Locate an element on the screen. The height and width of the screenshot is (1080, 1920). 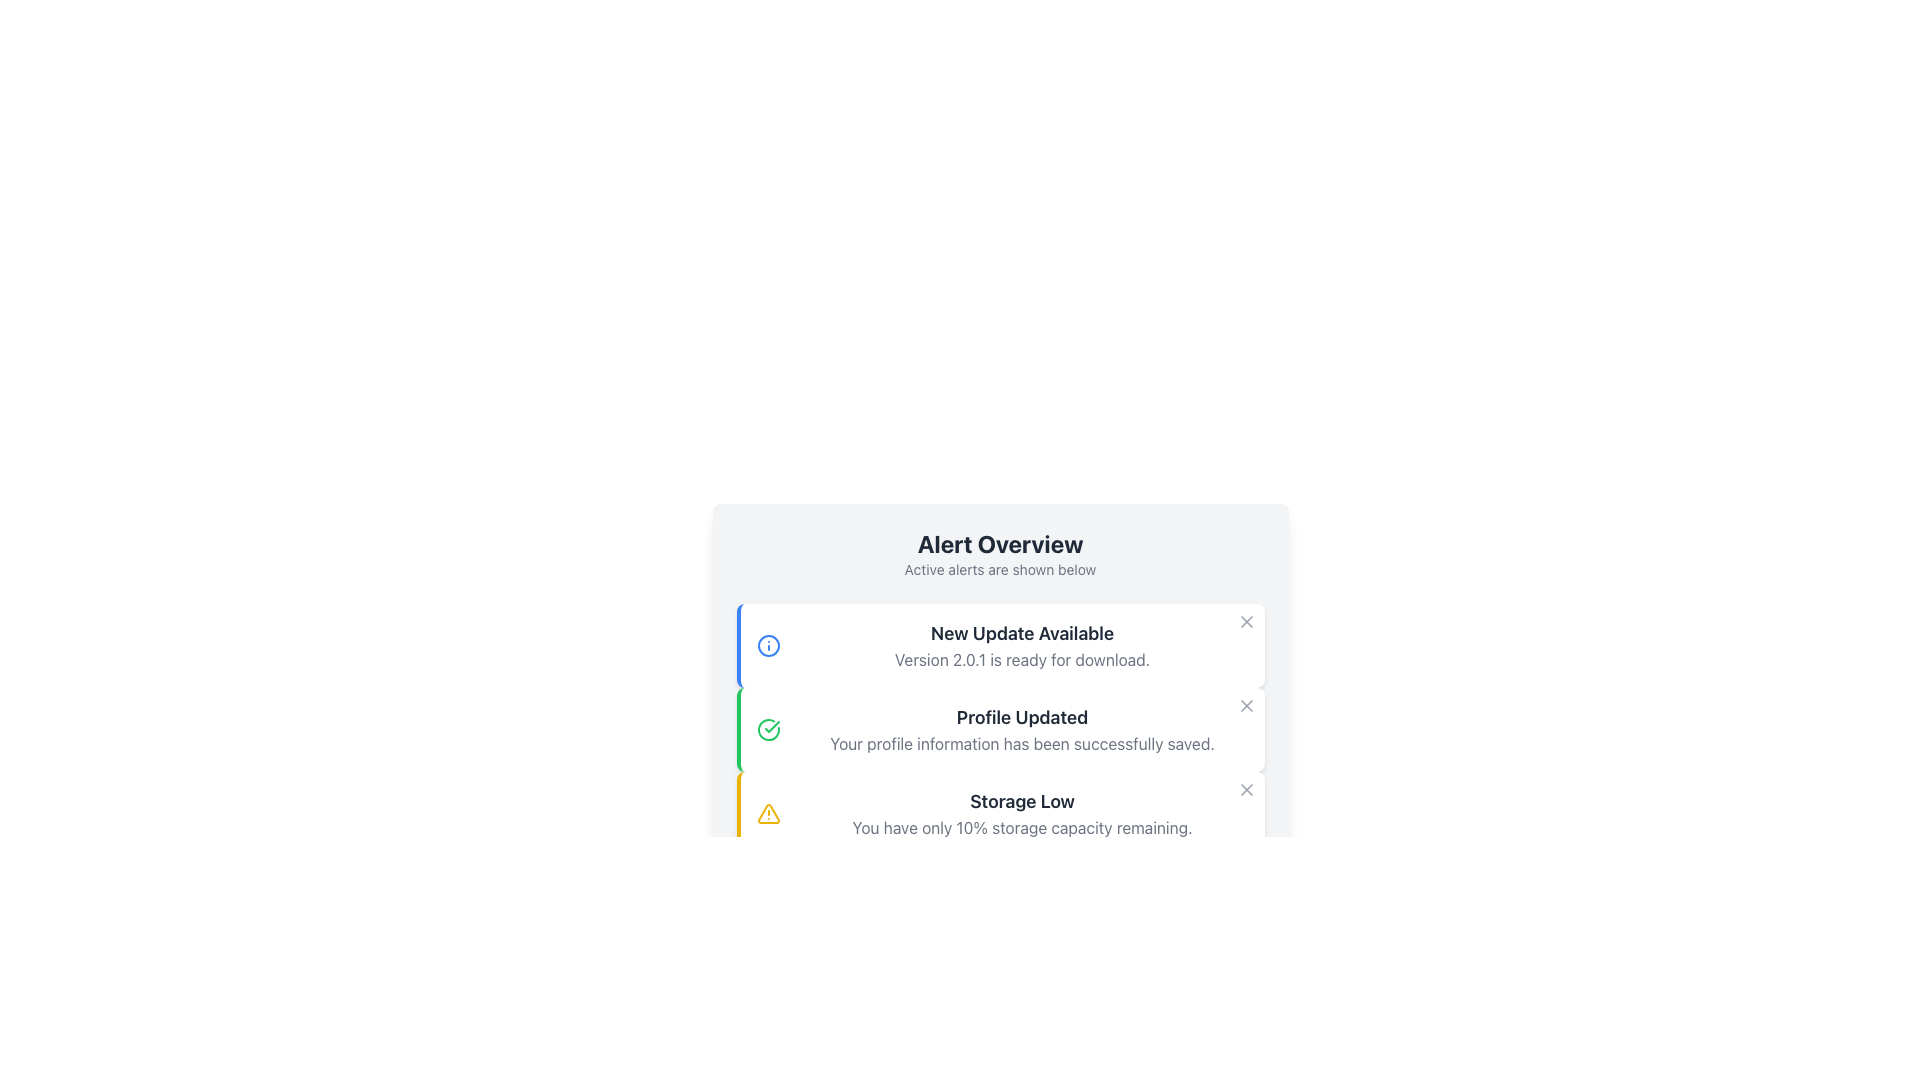
the Header Section that provides context about the active alerts, positioned at the top of the alert section is located at coordinates (1000, 554).